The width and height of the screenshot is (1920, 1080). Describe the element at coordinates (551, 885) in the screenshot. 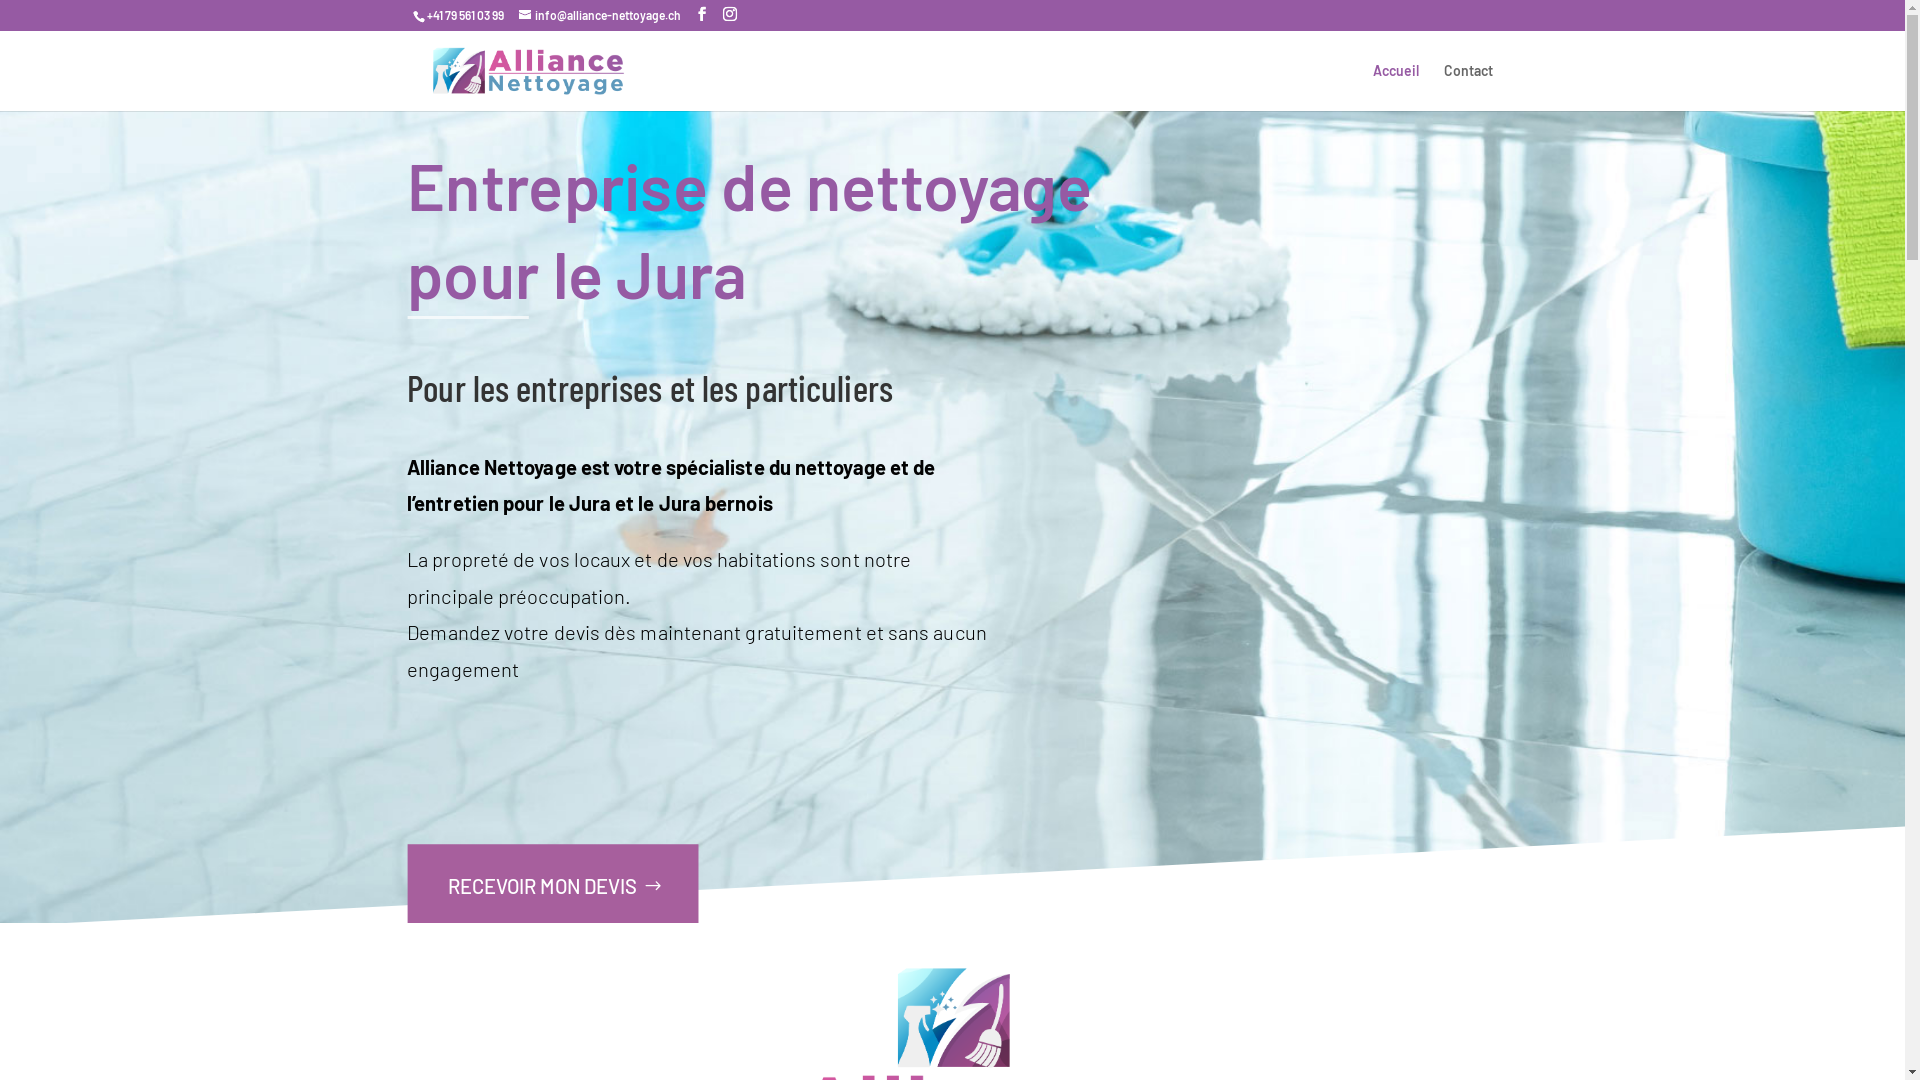

I see `'RECEVOIR MON DEVIS'` at that location.